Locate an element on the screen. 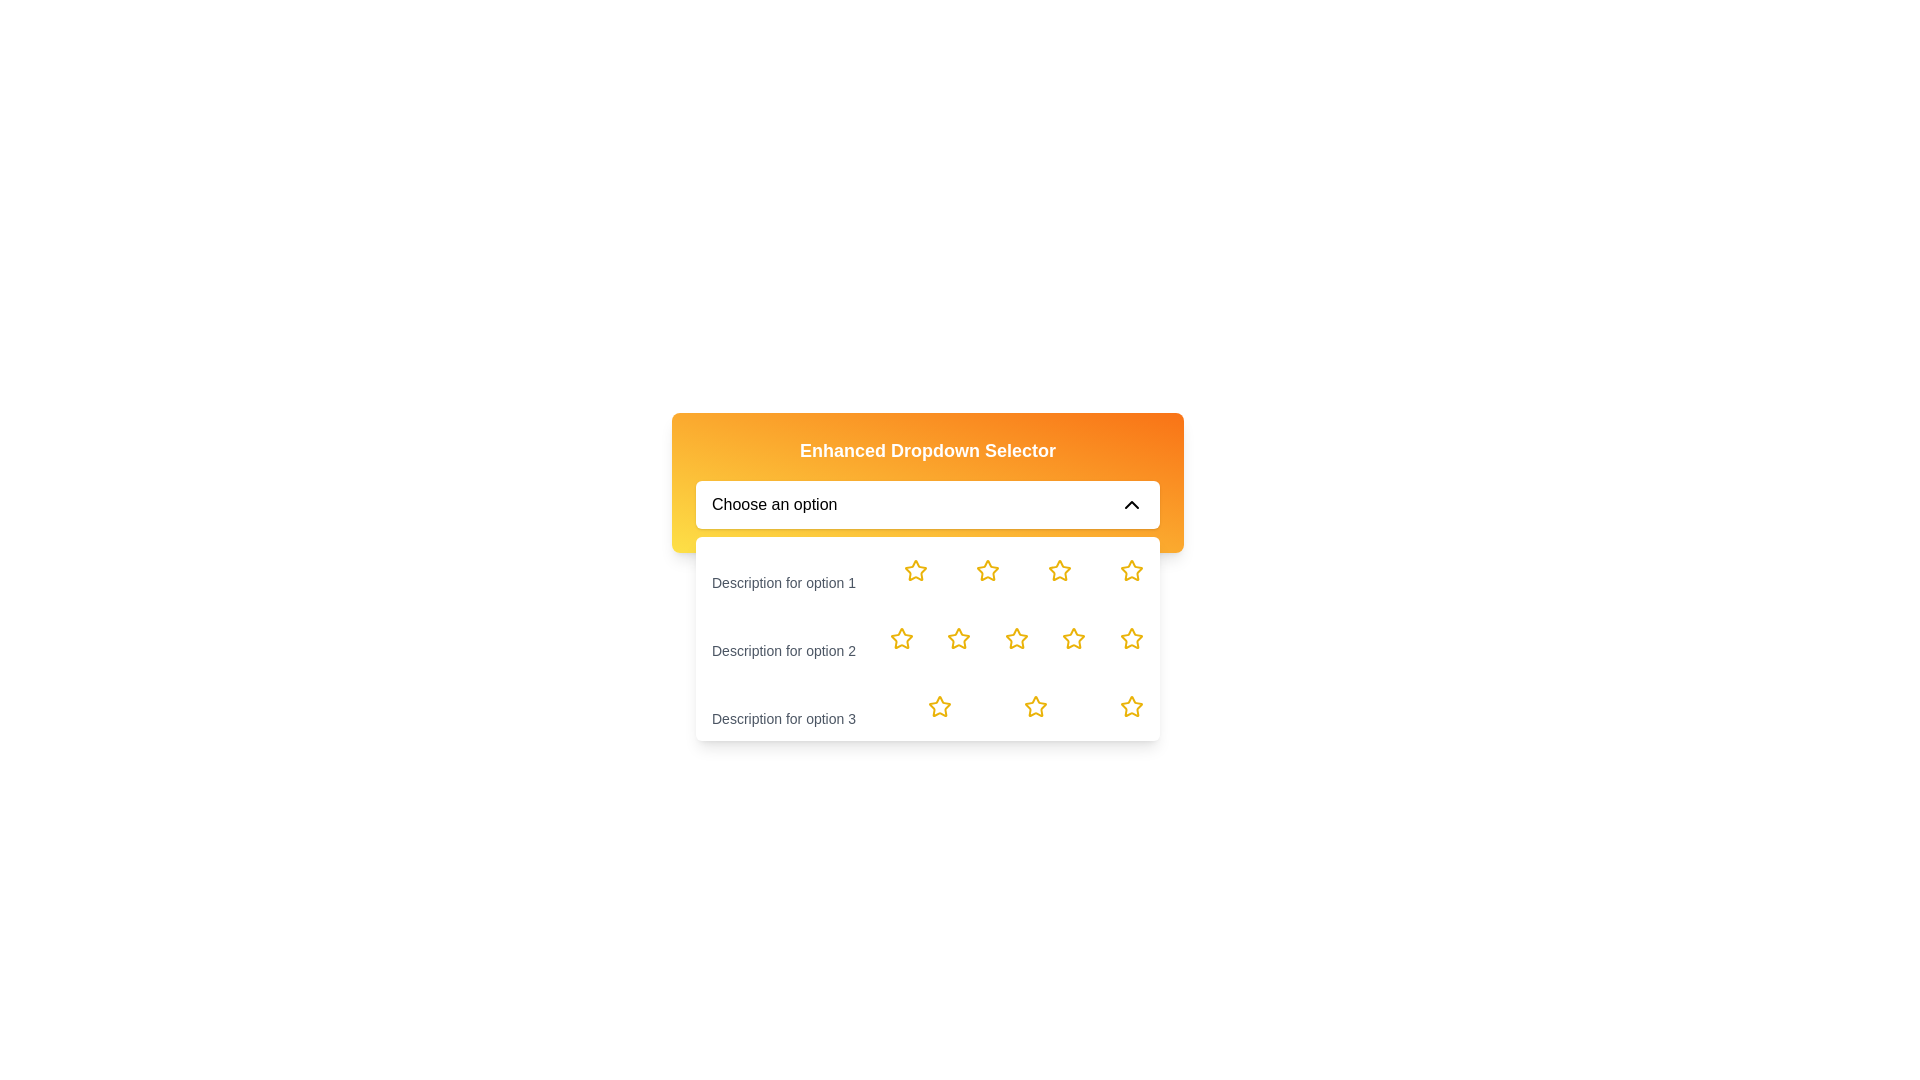 The image size is (1920, 1080). the second star icon in the first row of the Enhanced Dropdown Selector is located at coordinates (988, 570).